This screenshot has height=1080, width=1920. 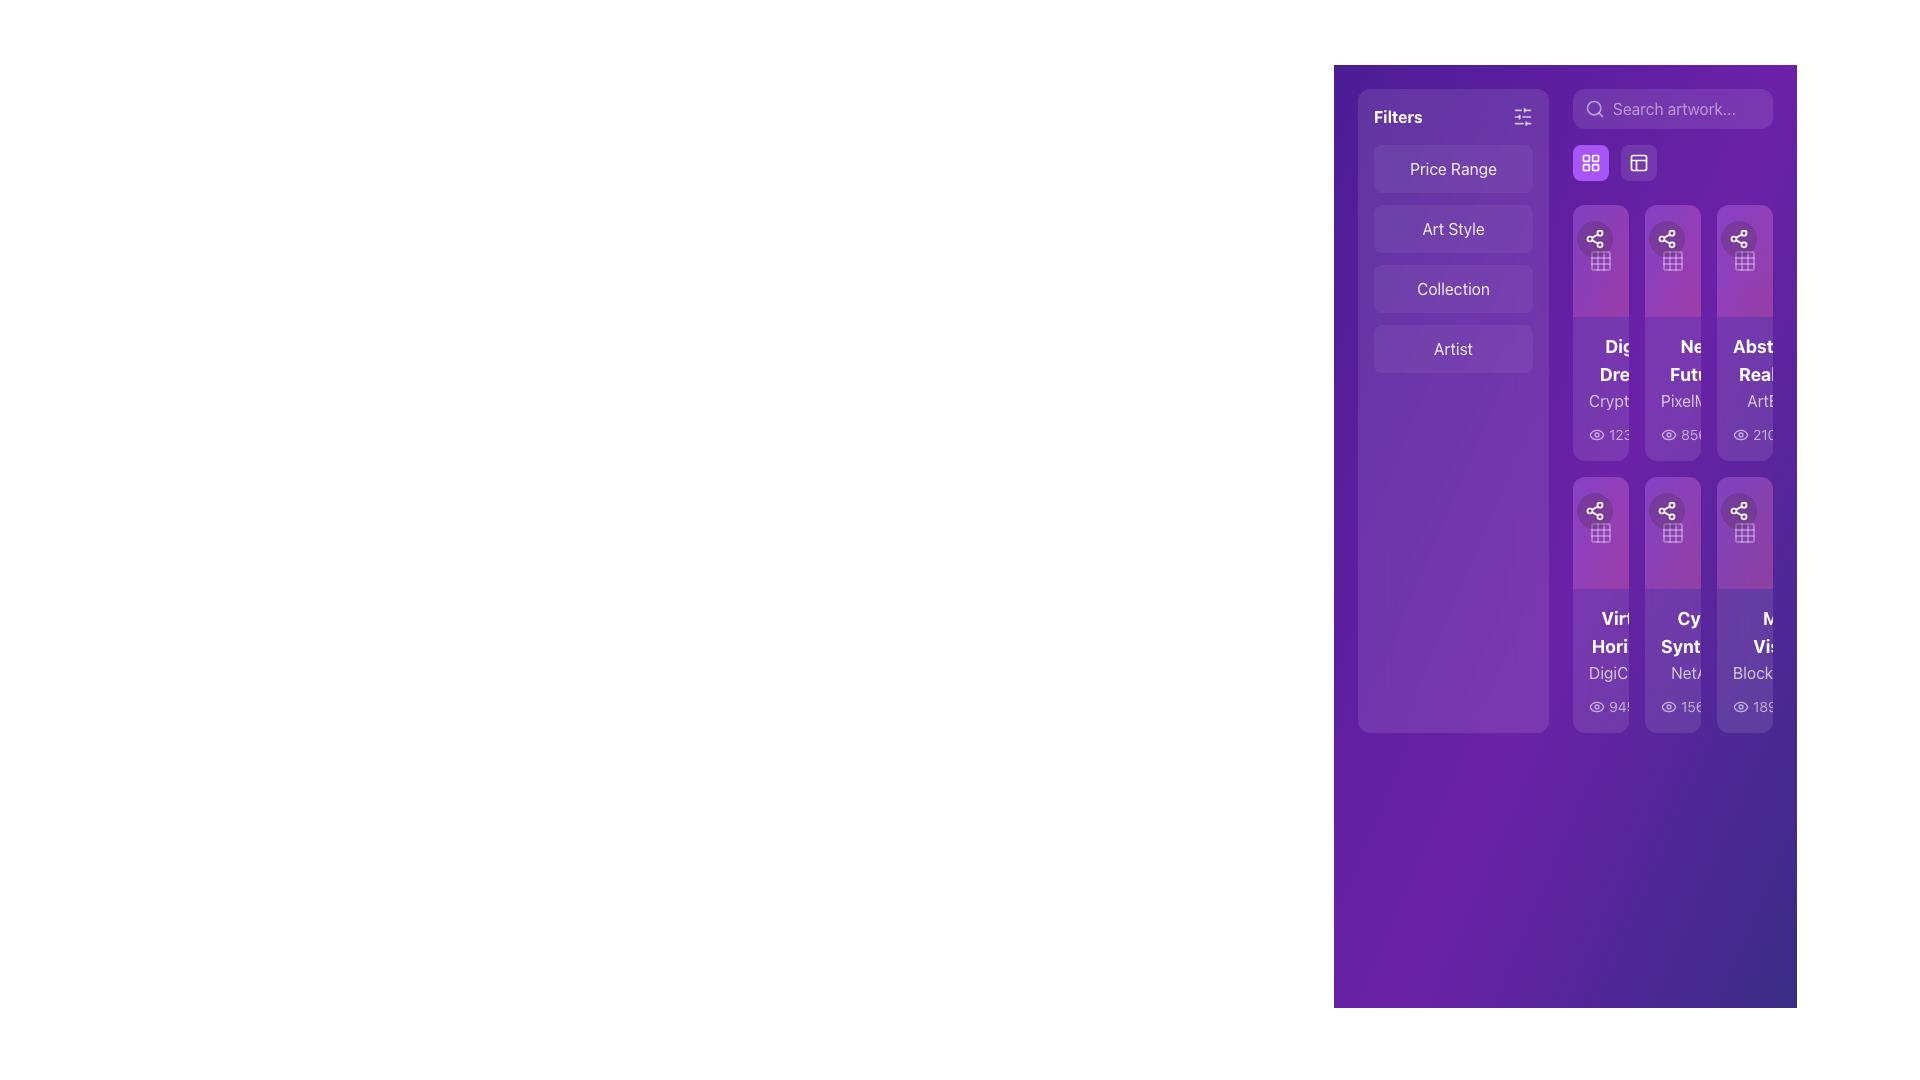 What do you see at coordinates (1589, 161) in the screenshot?
I see `the square-shaped button with a purple background and a white grid icon` at bounding box center [1589, 161].